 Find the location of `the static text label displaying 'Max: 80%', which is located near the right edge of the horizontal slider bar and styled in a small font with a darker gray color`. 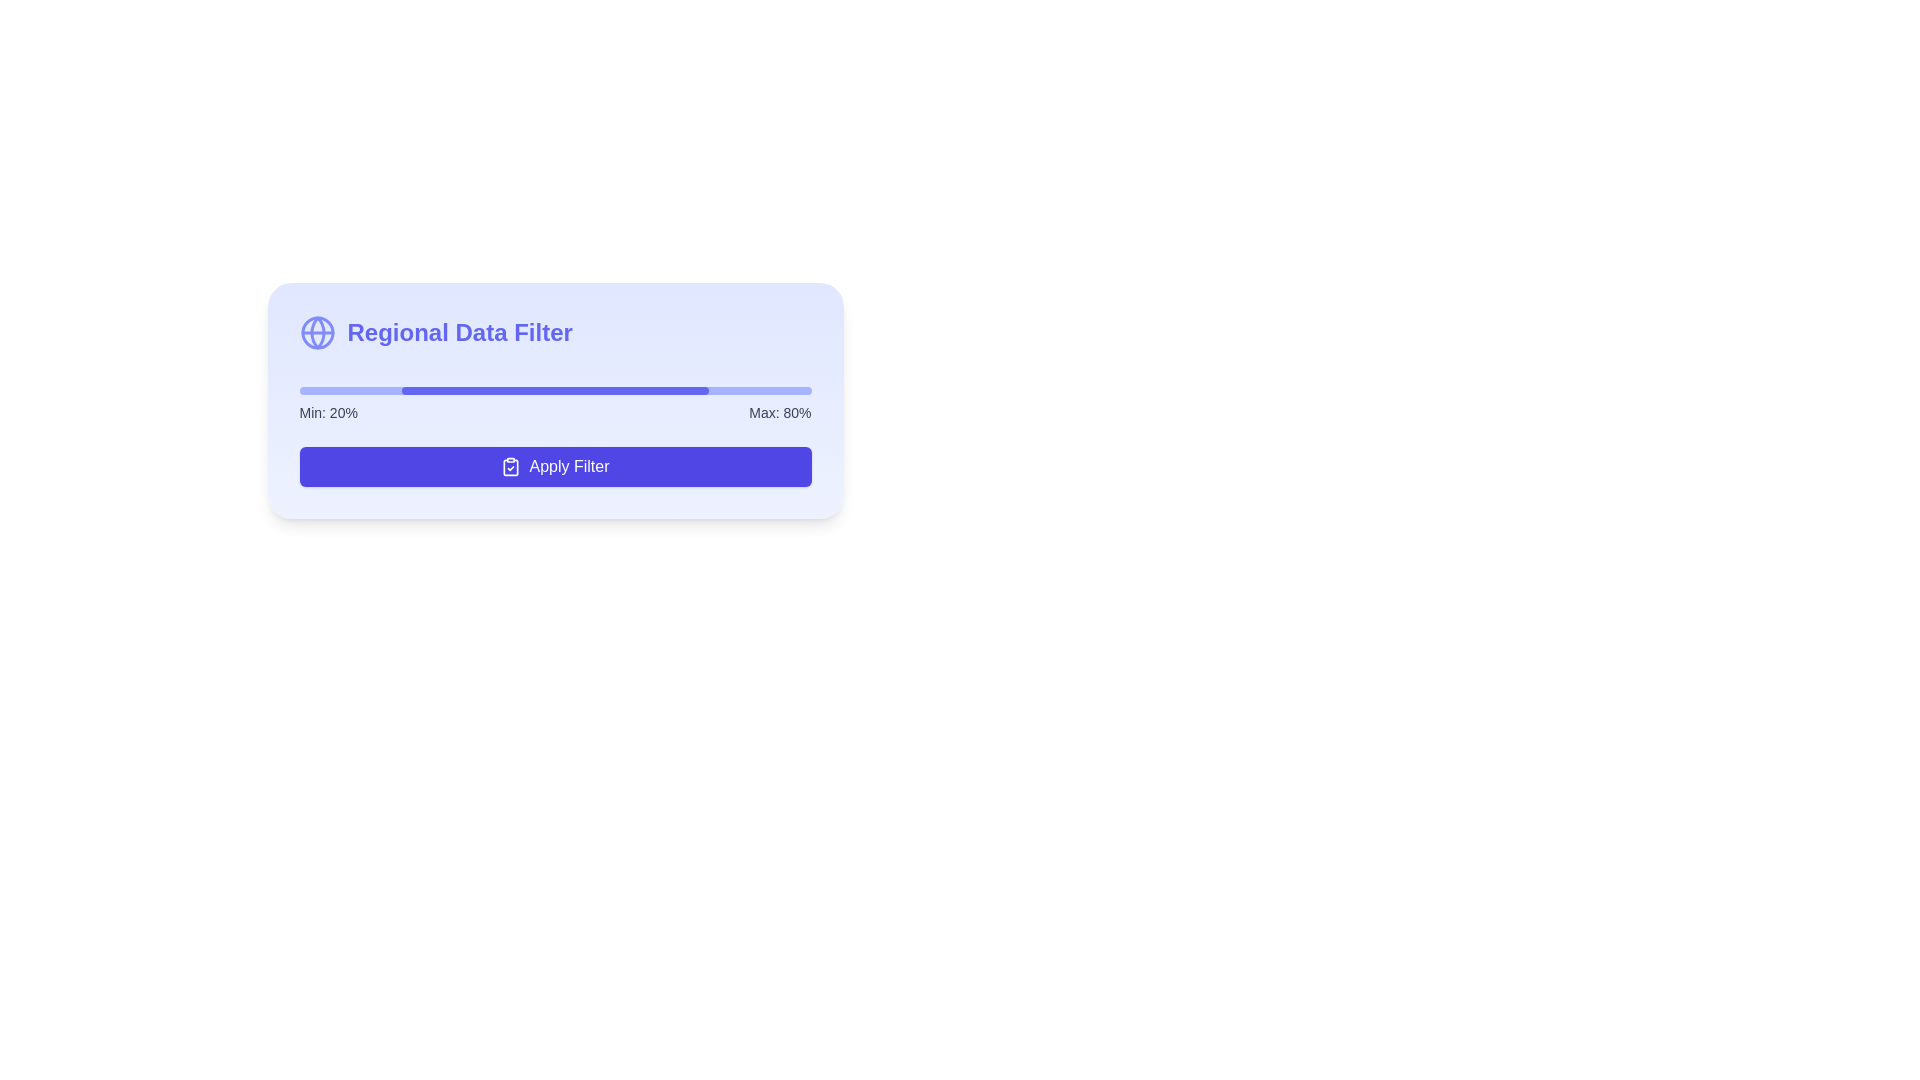

the static text label displaying 'Max: 80%', which is located near the right edge of the horizontal slider bar and styled in a small font with a darker gray color is located at coordinates (779, 411).